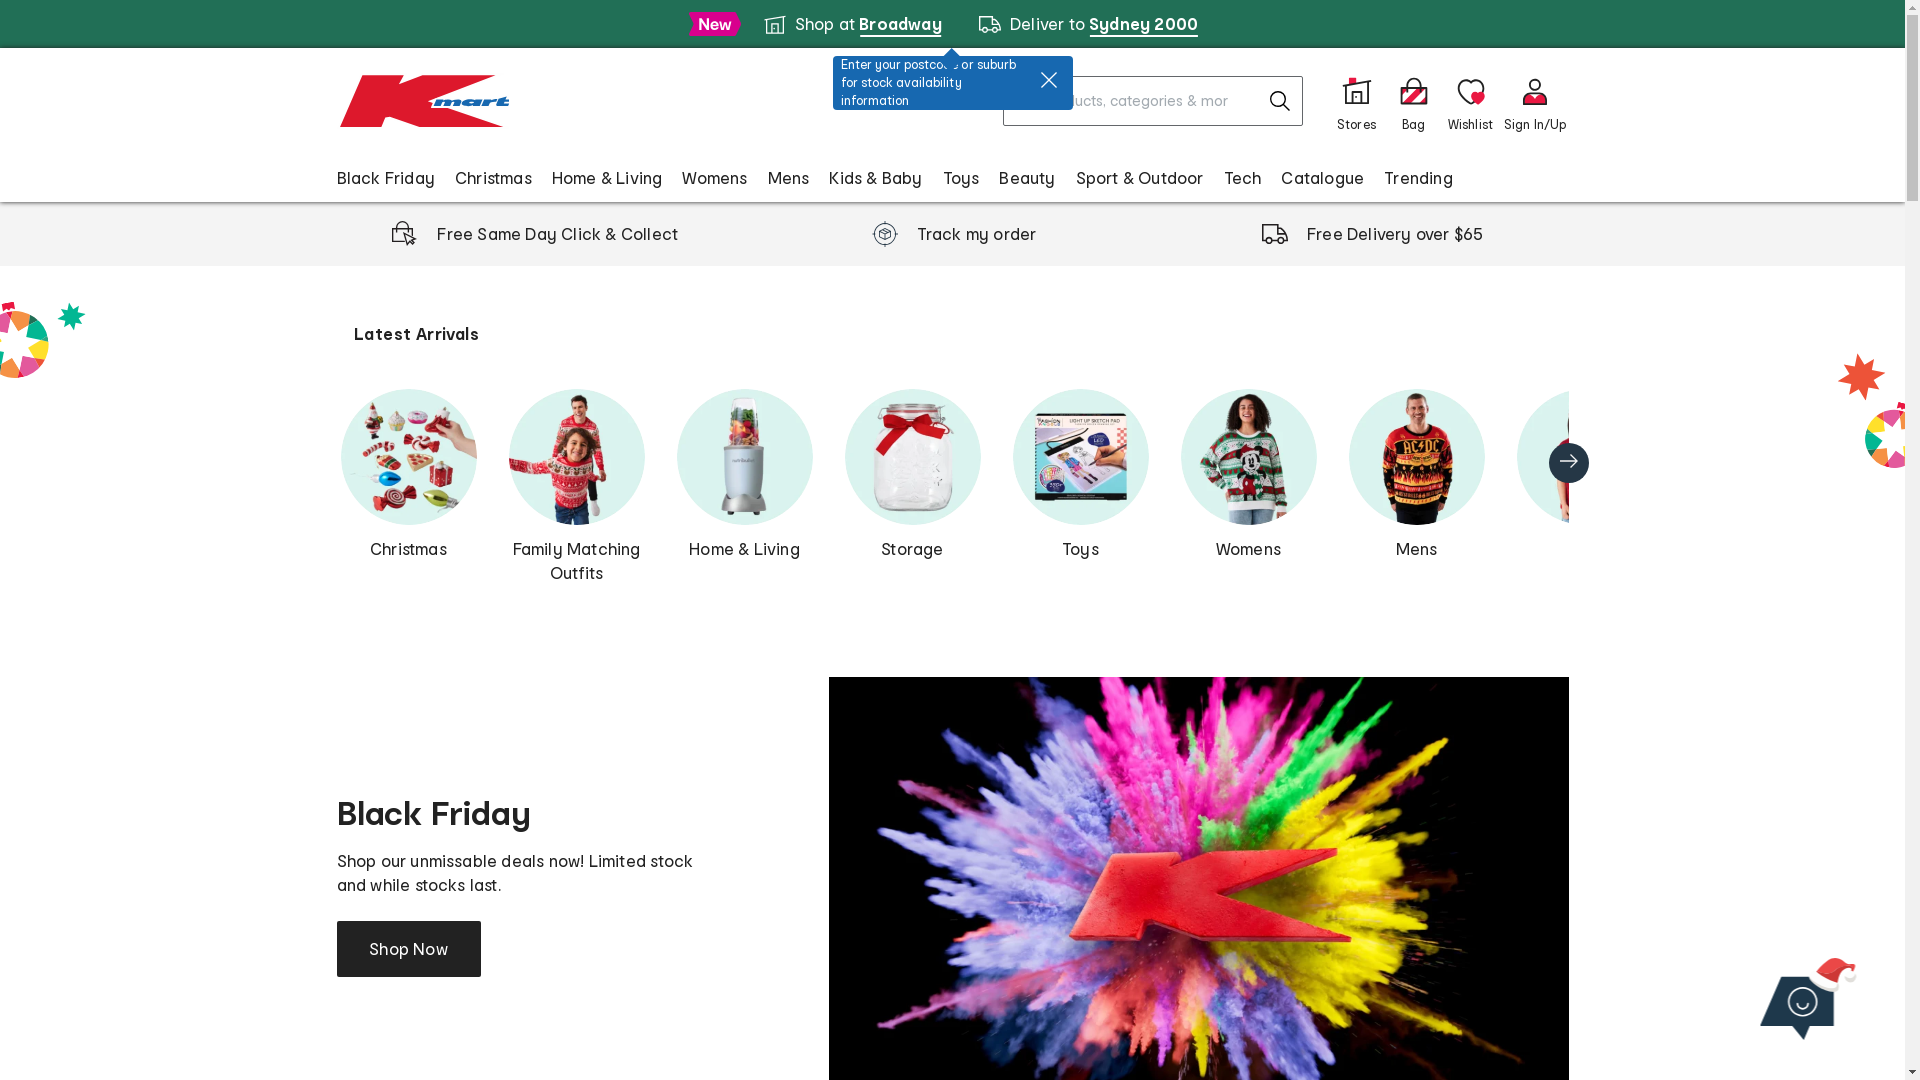  I want to click on 'Catalogue', so click(1322, 176).